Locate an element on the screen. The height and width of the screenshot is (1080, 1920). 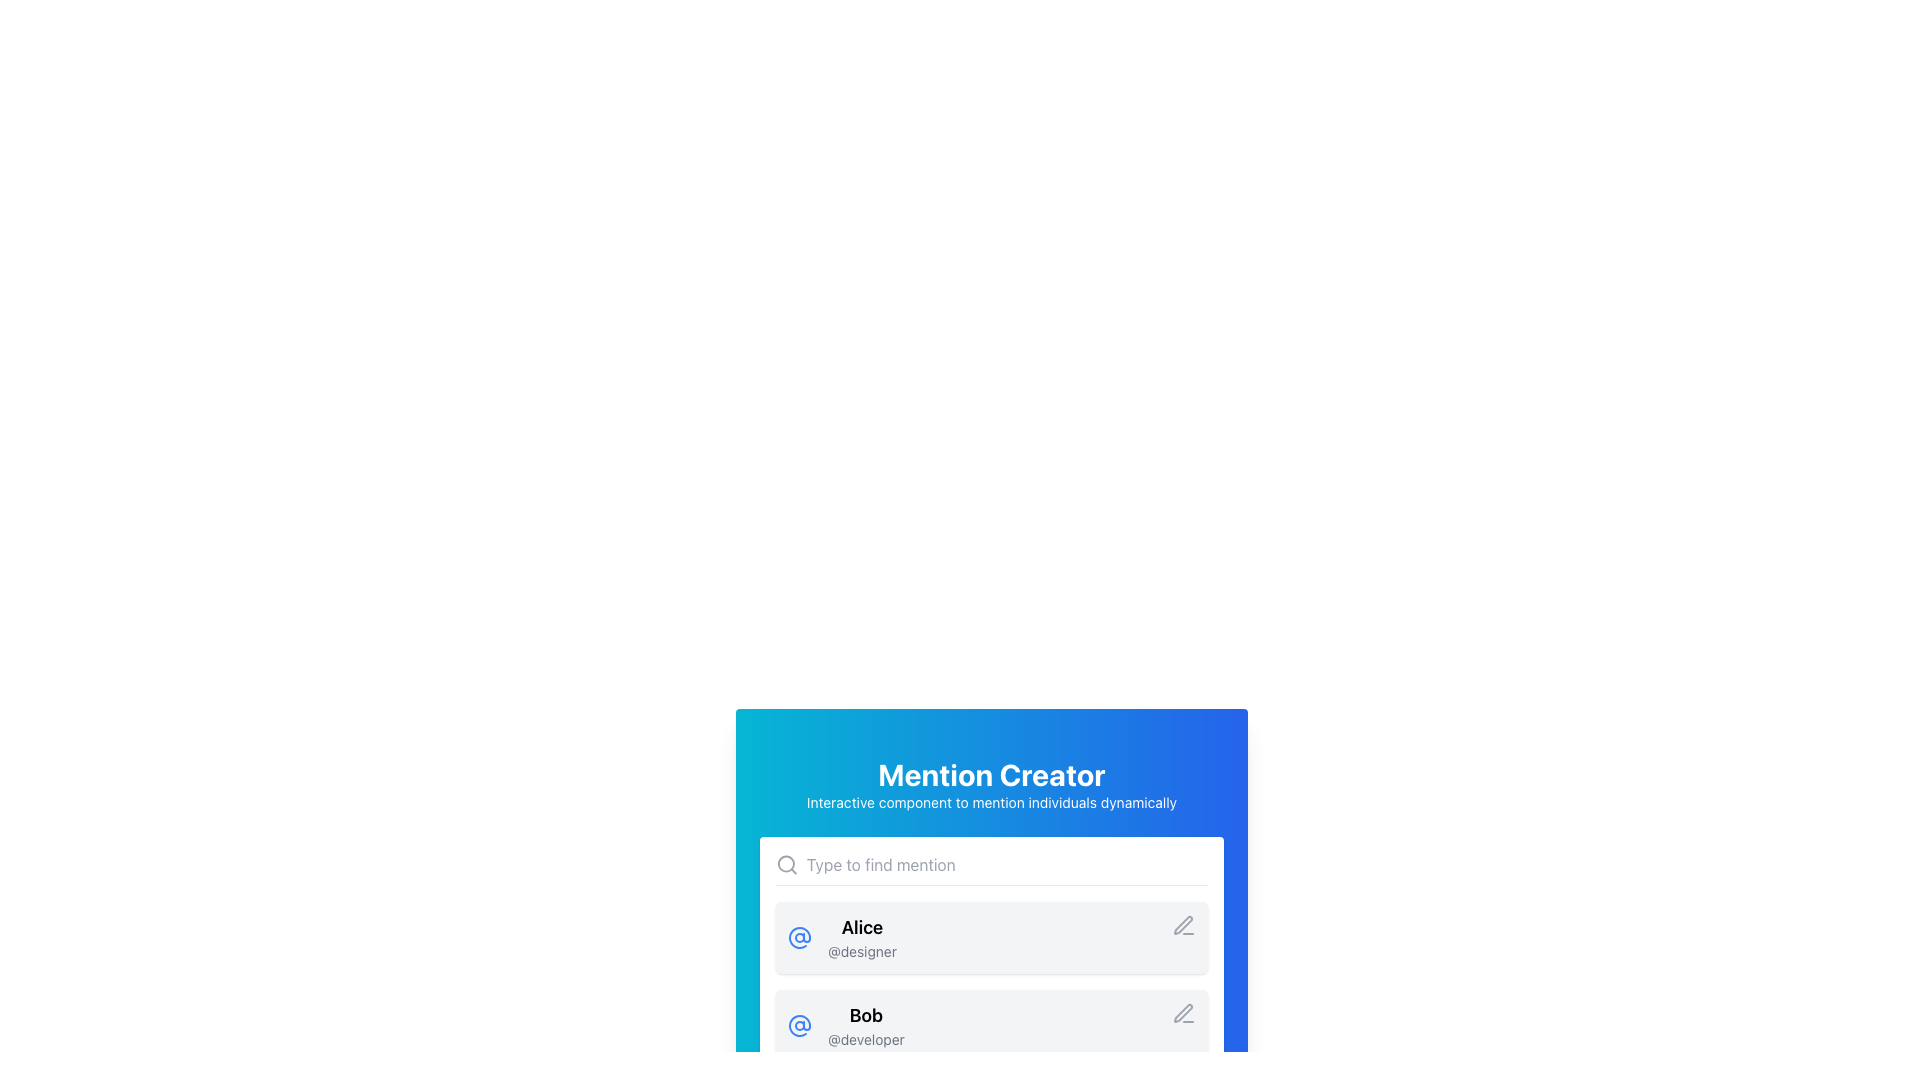
the text label displaying 'Bob', which is bold and large, positioned above the smaller '@developer' text in the second row under the user named 'Alice' is located at coordinates (866, 1015).